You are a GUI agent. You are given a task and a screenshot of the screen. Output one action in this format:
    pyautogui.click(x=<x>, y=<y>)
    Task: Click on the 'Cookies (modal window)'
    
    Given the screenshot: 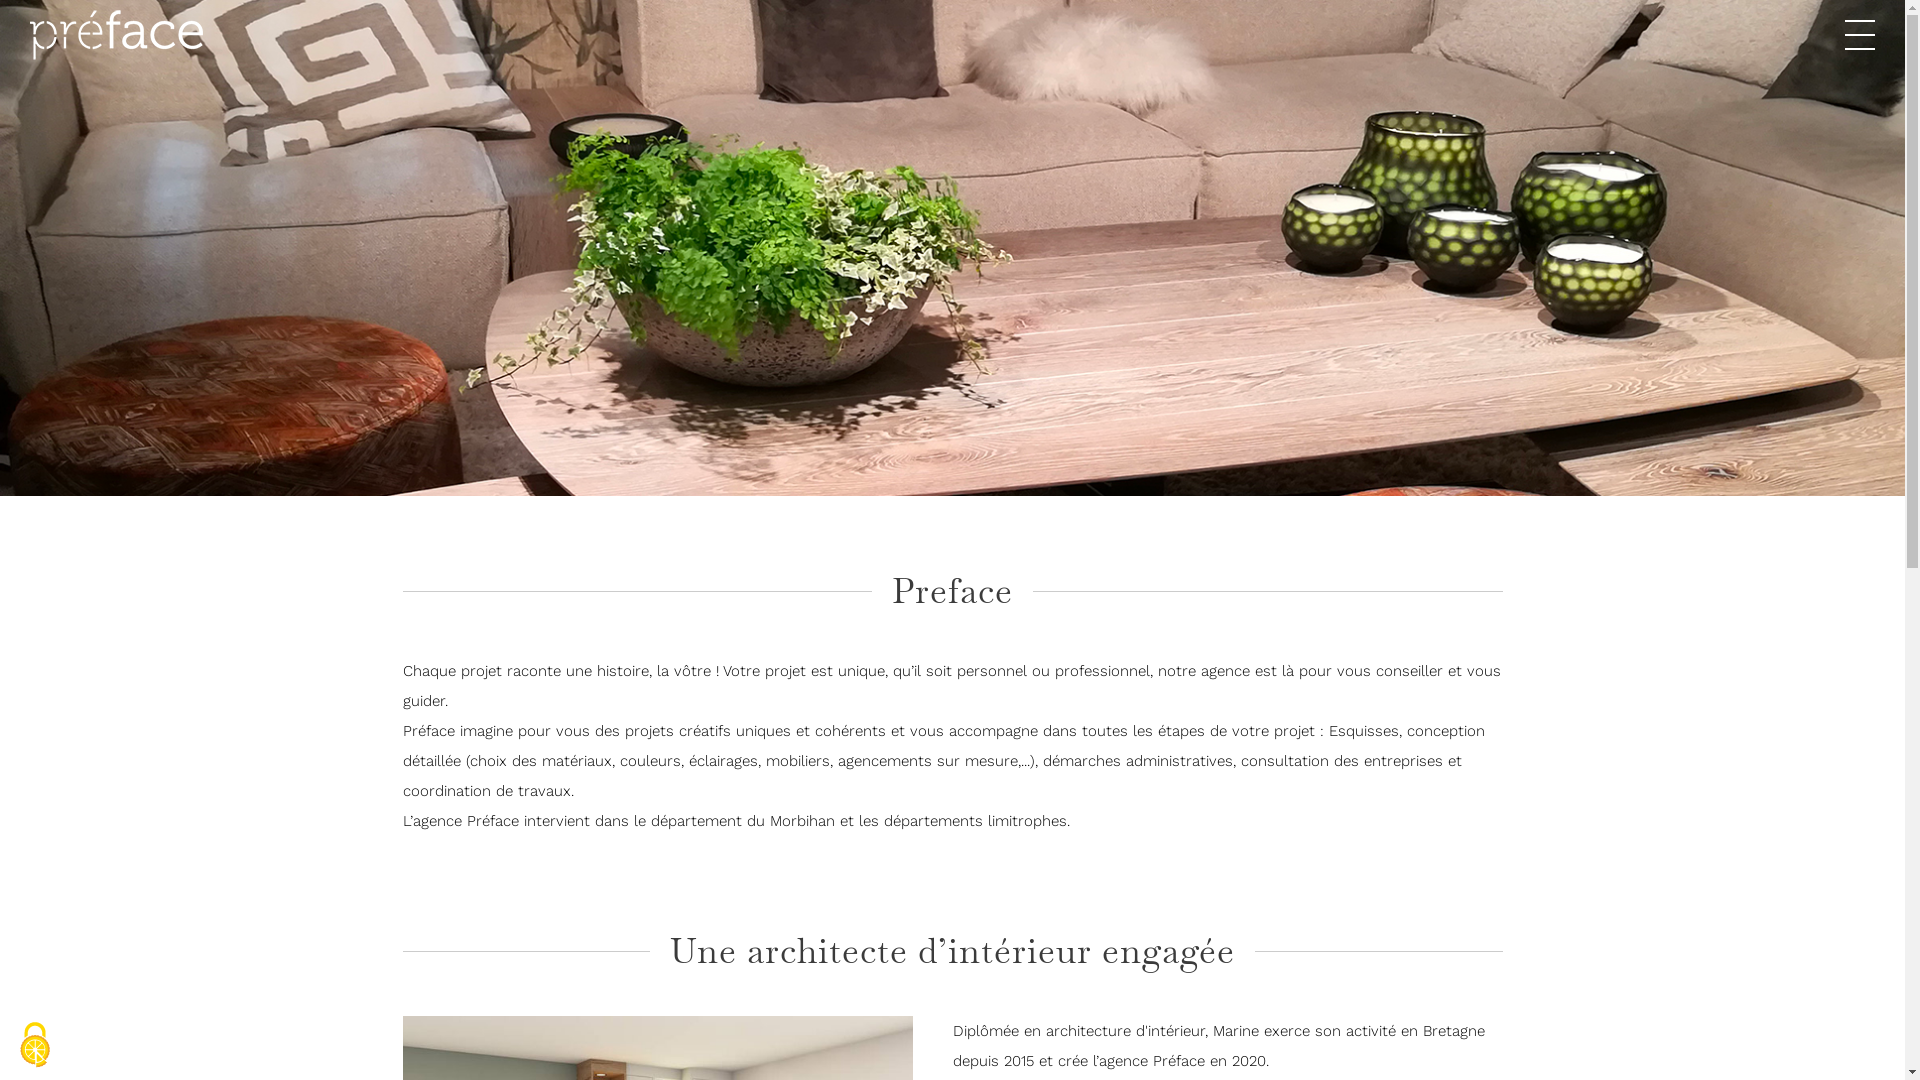 What is the action you would take?
    pyautogui.click(x=34, y=1044)
    